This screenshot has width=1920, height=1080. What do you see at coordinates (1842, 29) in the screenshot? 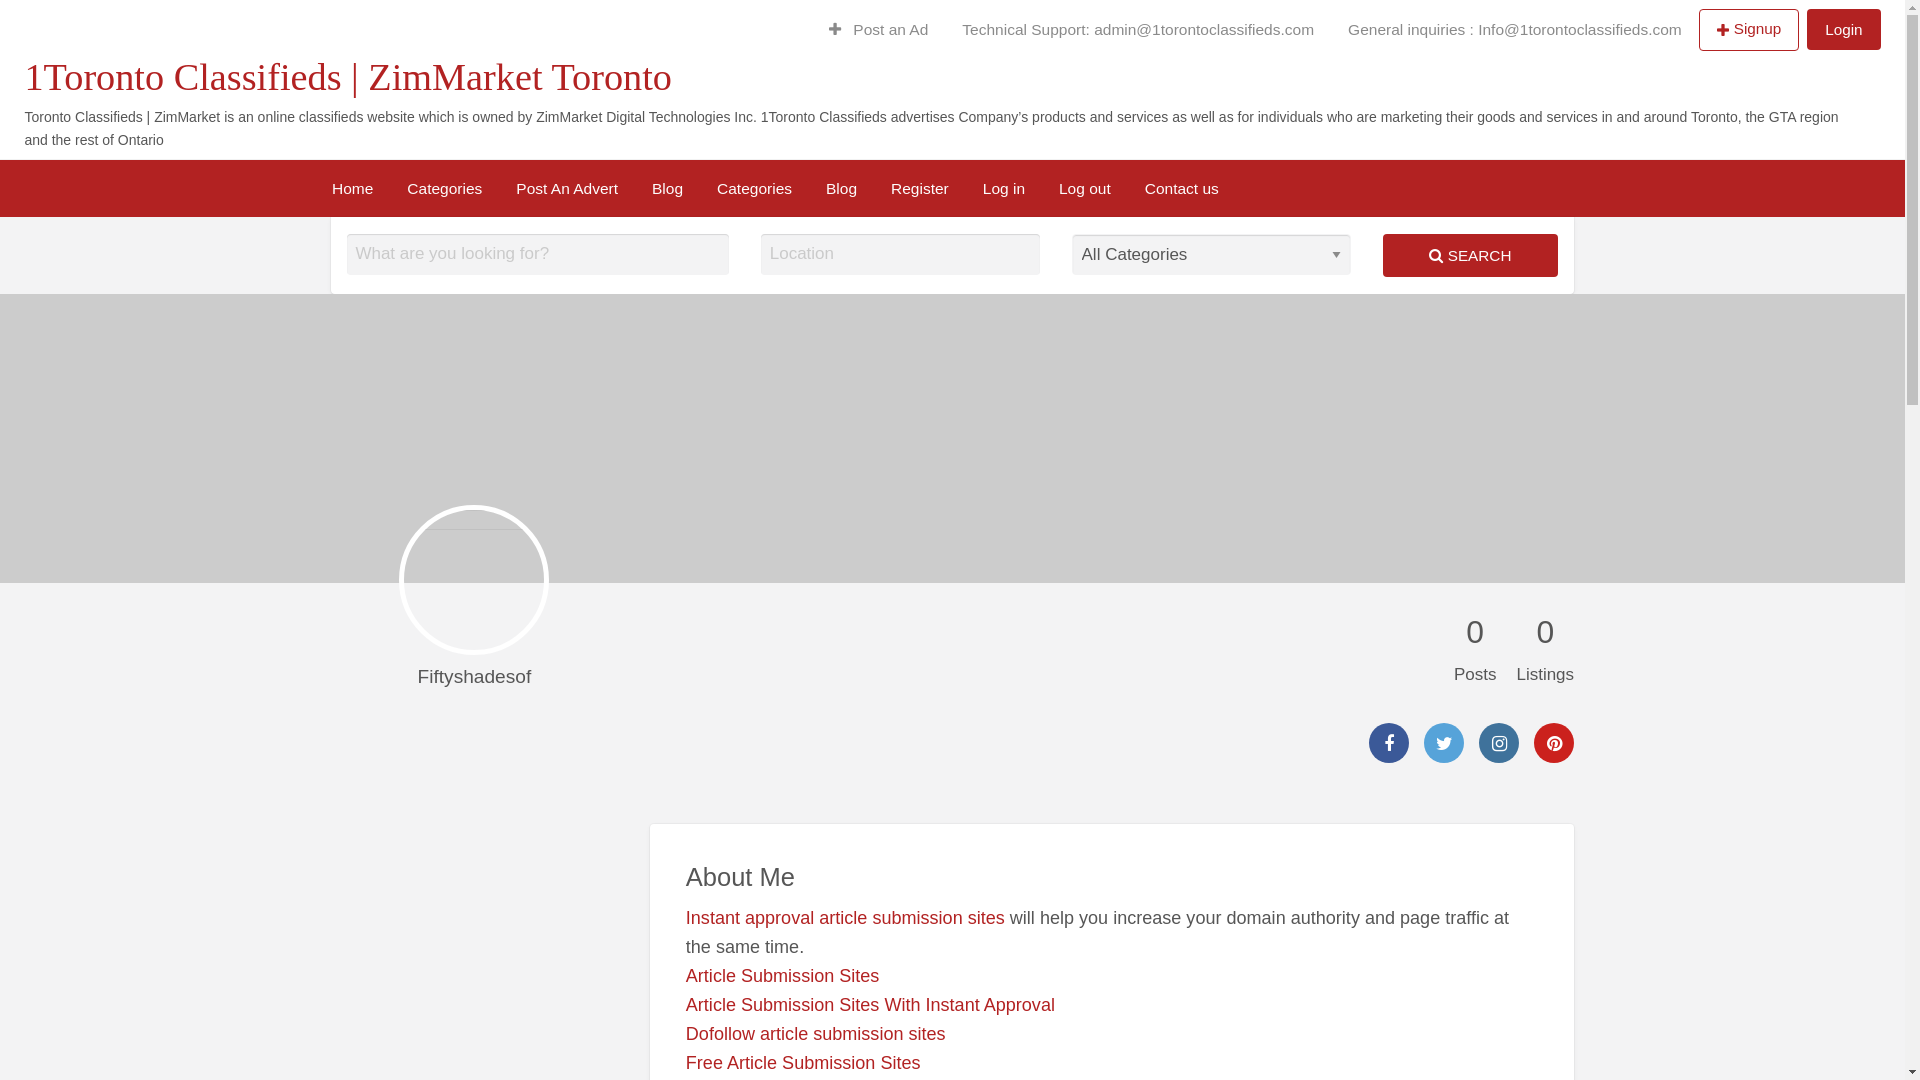
I see `'Login'` at bounding box center [1842, 29].